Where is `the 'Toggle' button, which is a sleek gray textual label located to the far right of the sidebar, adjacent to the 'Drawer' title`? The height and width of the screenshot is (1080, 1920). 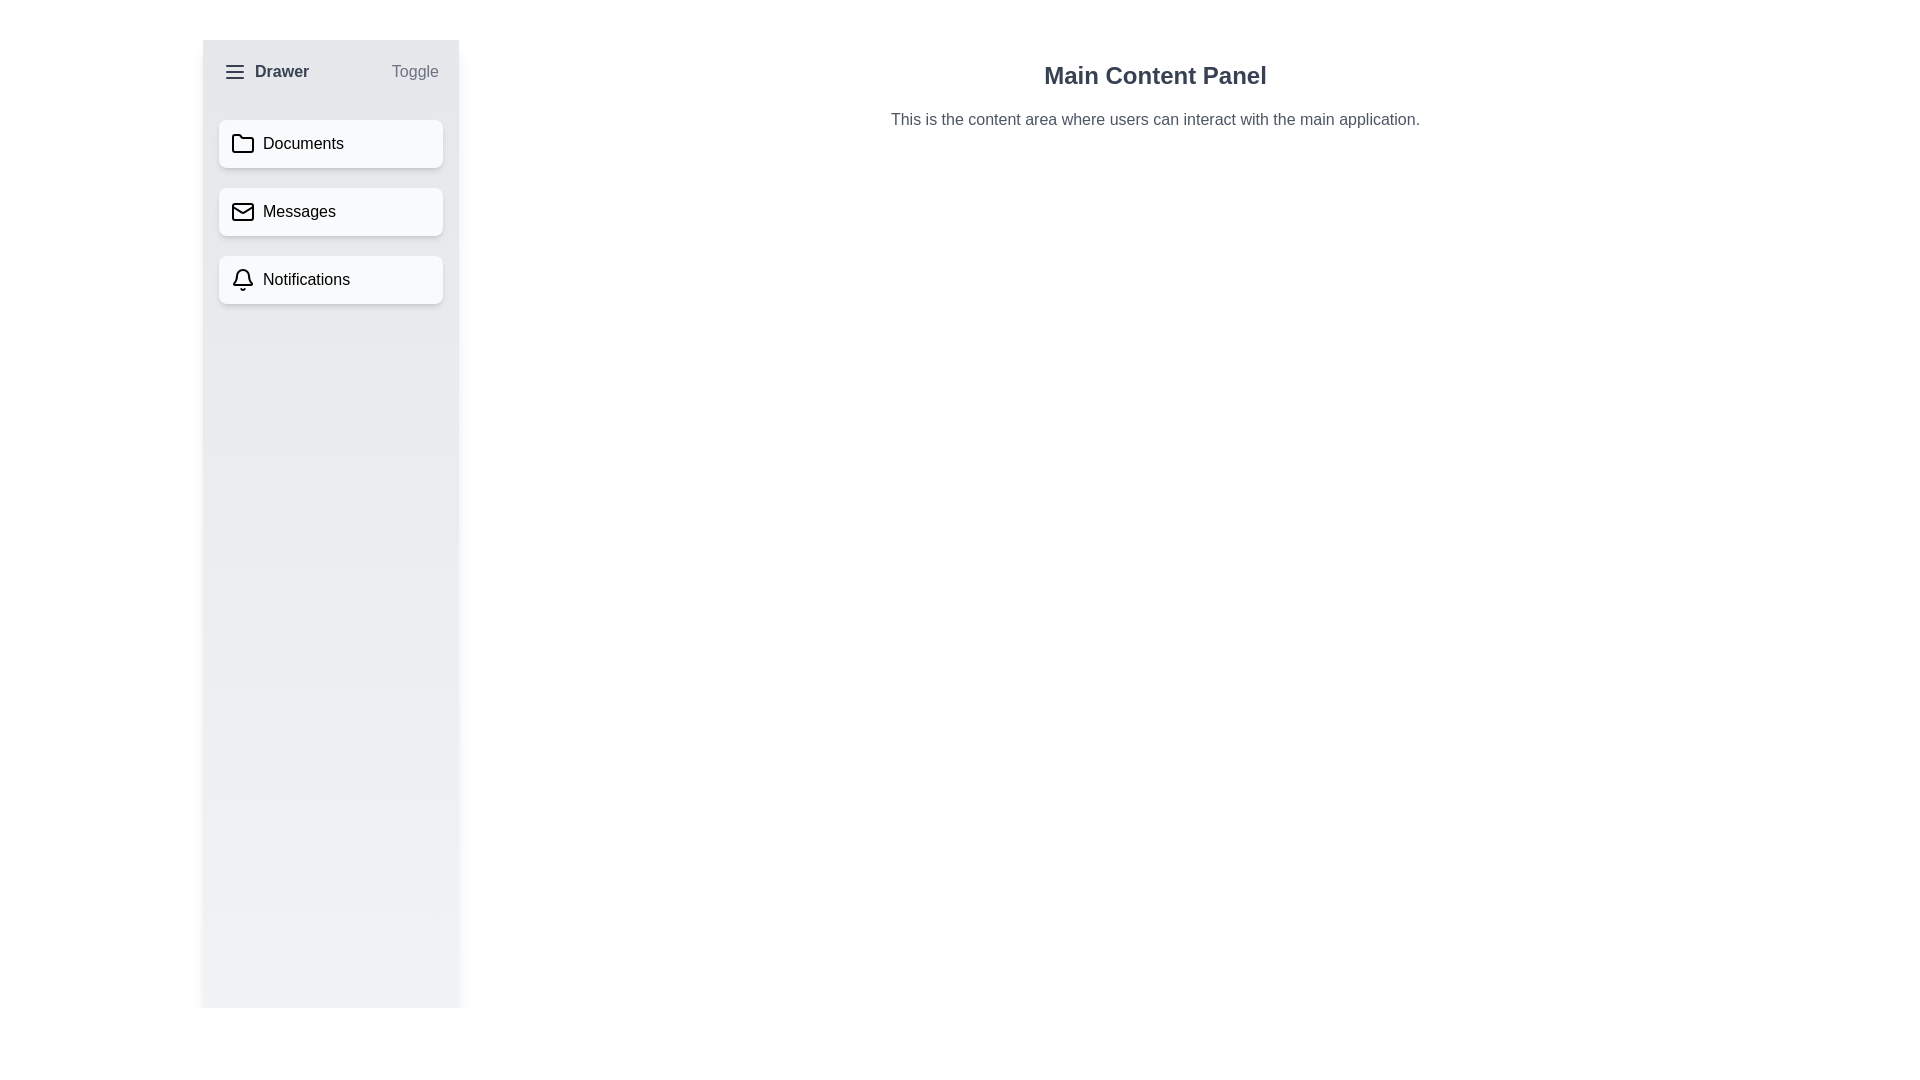 the 'Toggle' button, which is a sleek gray textual label located to the far right of the sidebar, adjacent to the 'Drawer' title is located at coordinates (413, 71).